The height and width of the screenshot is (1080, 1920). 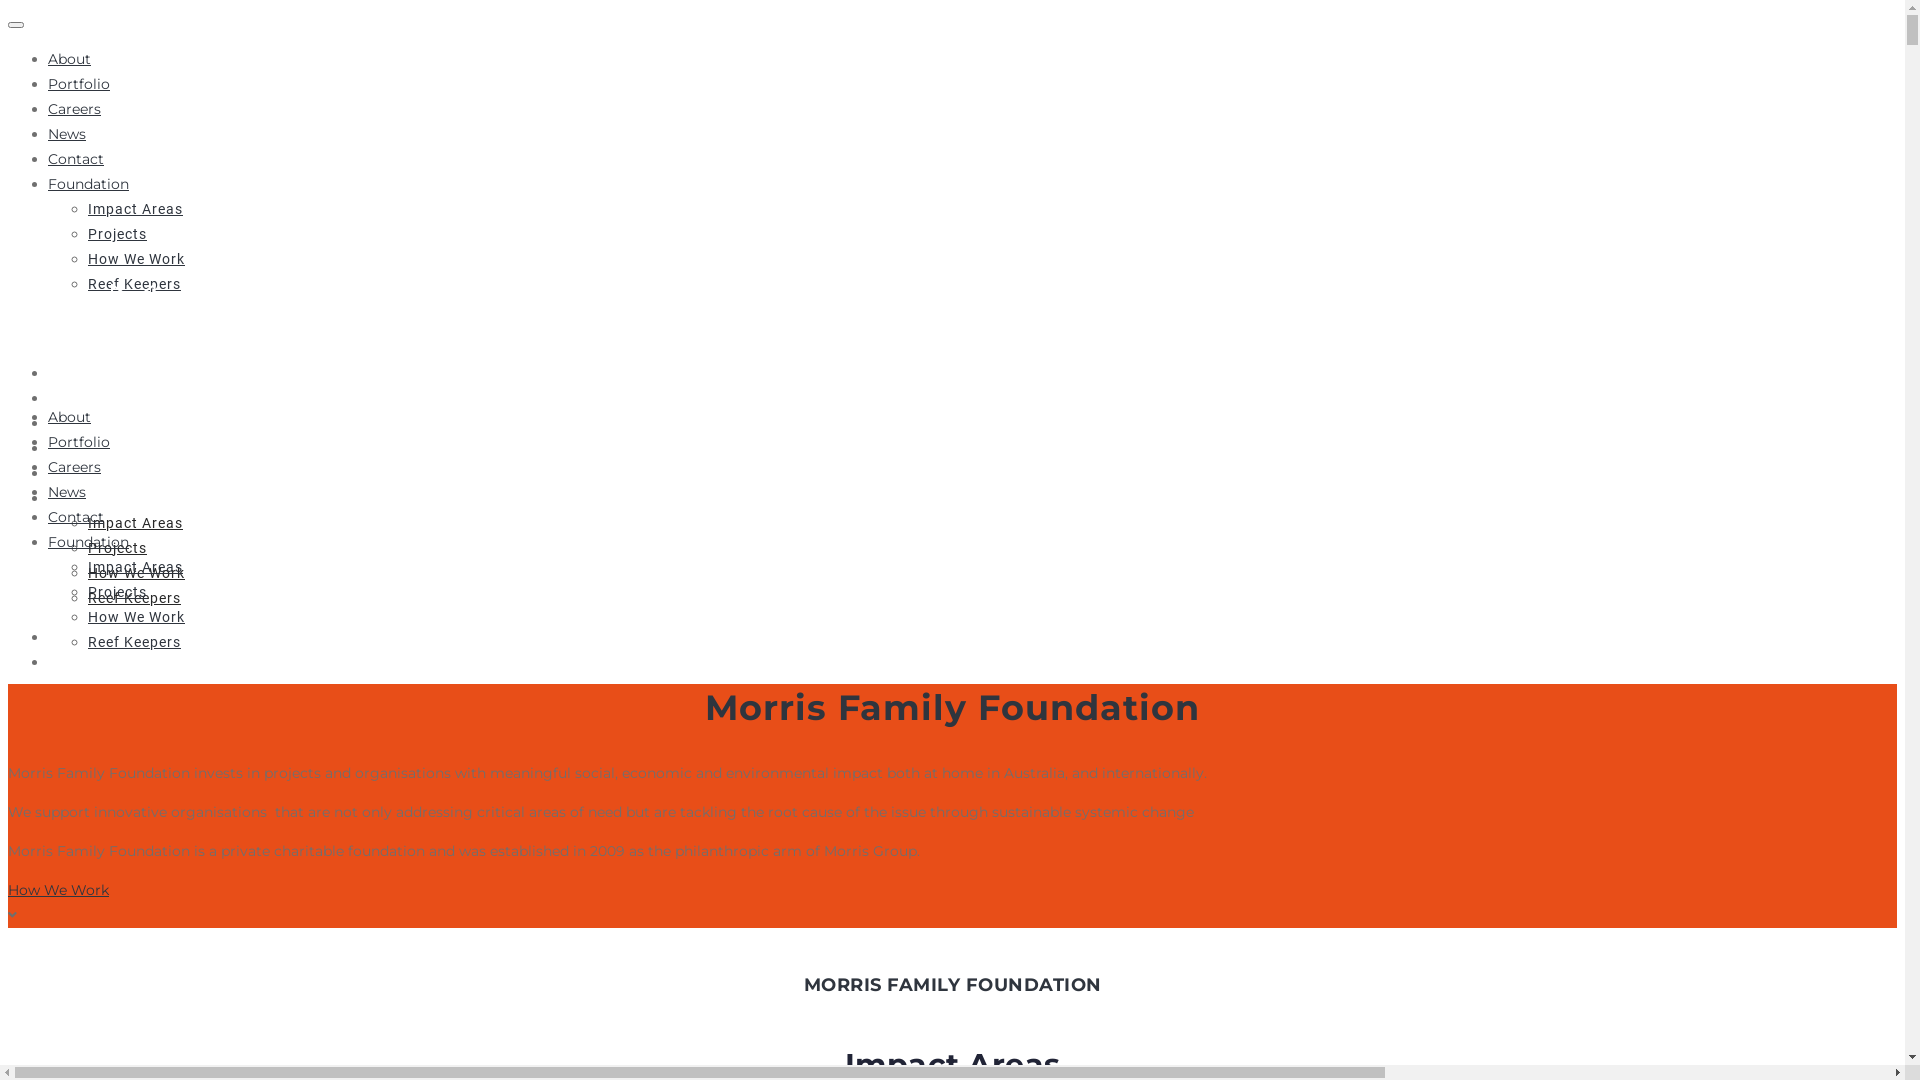 I want to click on 'Careers', so click(x=77, y=422).